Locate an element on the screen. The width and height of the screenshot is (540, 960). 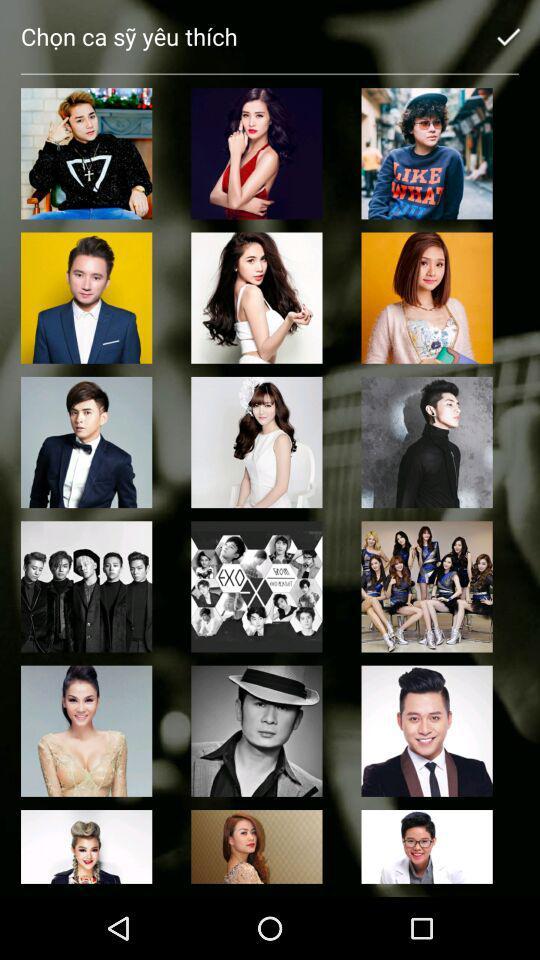
the check icon is located at coordinates (508, 35).